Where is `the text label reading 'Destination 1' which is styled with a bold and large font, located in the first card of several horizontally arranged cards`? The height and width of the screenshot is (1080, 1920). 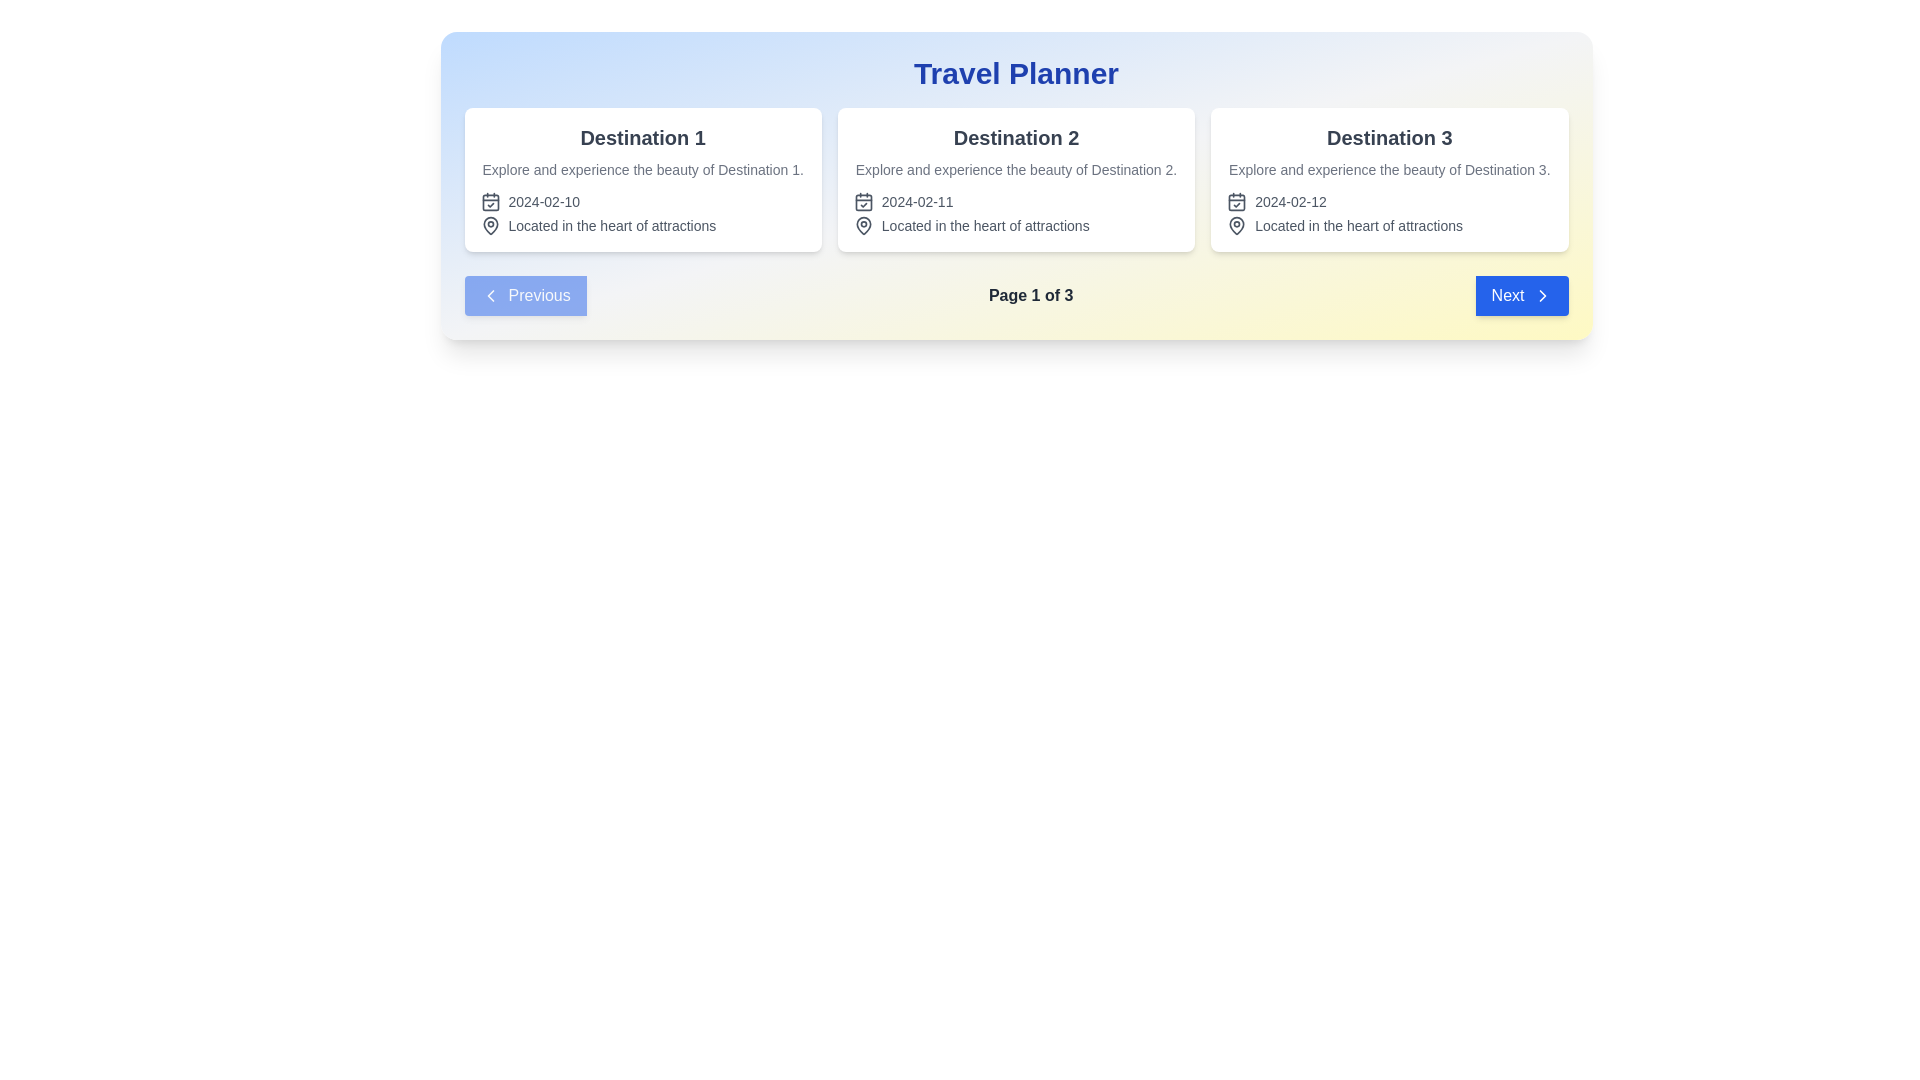
the text label reading 'Destination 1' which is styled with a bold and large font, located in the first card of several horizontally arranged cards is located at coordinates (643, 137).